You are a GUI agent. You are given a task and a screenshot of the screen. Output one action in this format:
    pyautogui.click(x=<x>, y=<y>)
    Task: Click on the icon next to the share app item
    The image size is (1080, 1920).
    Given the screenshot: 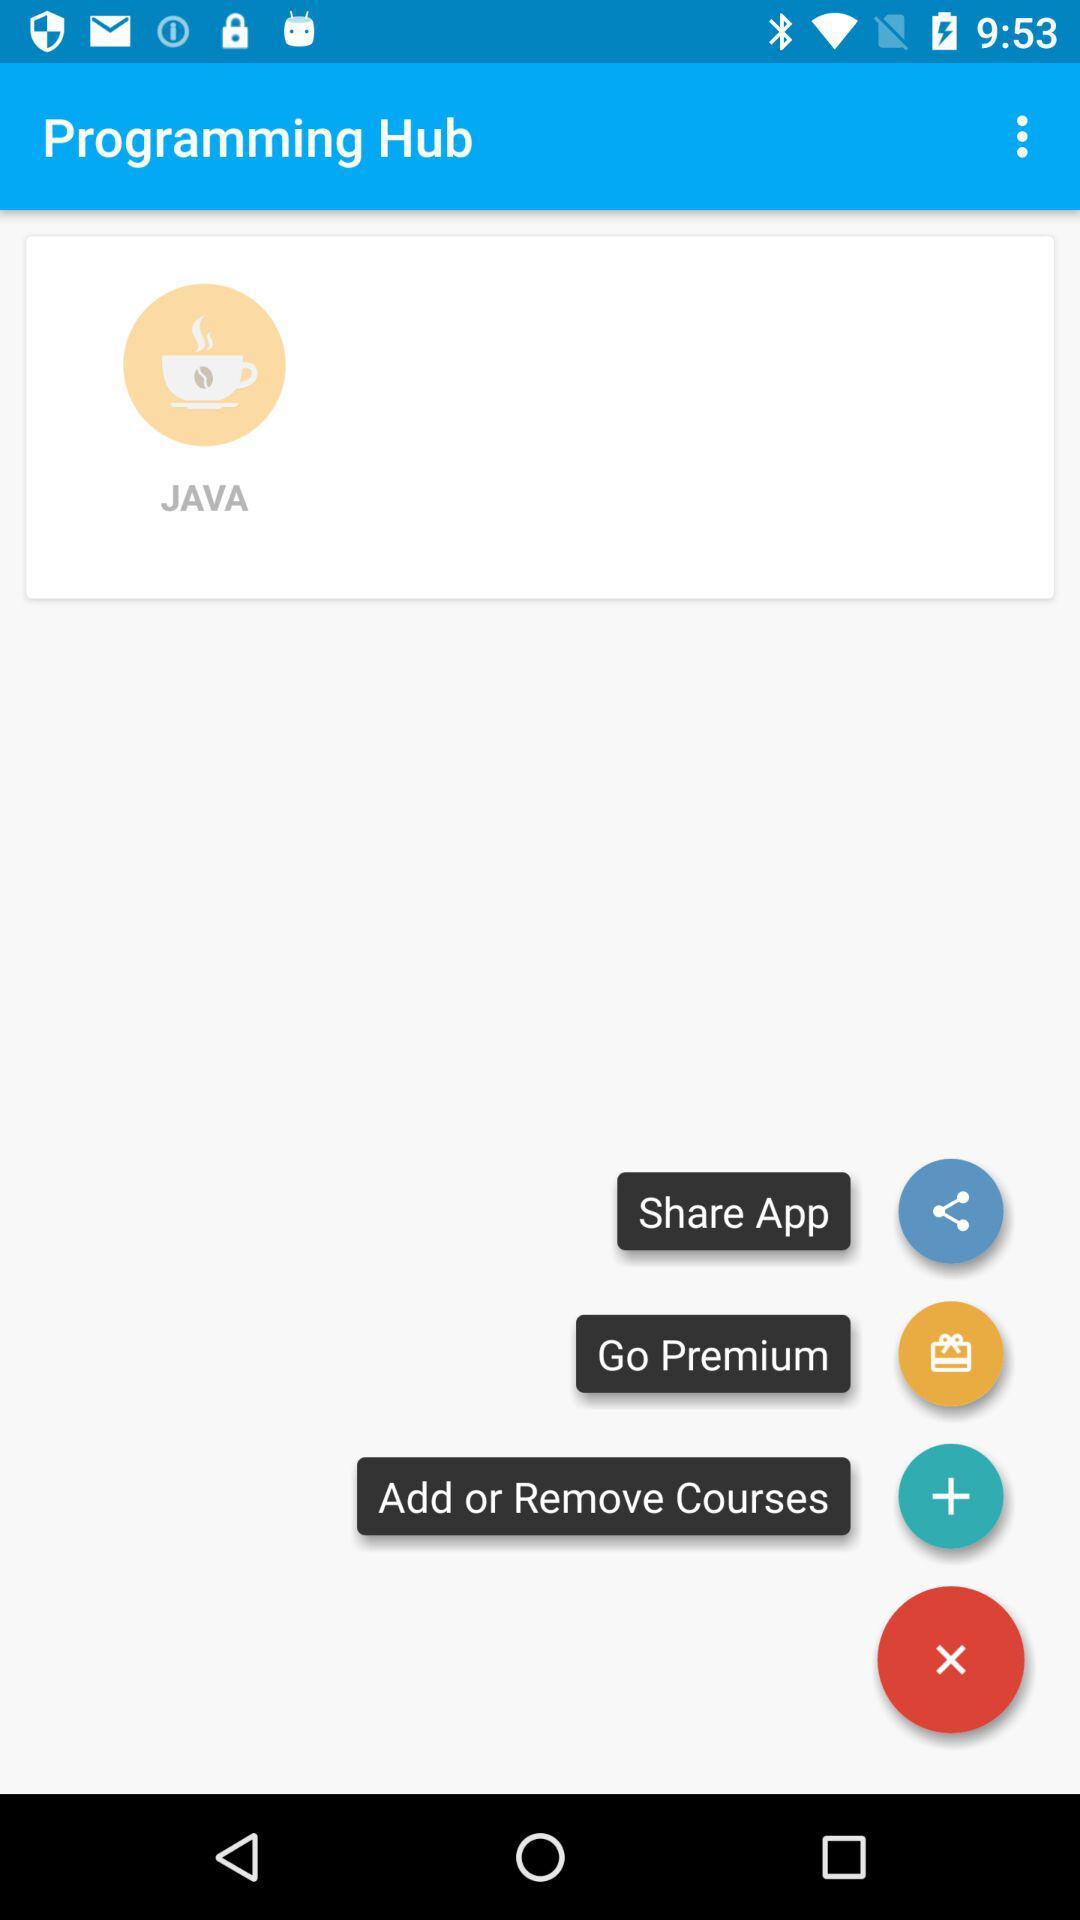 What is the action you would take?
    pyautogui.click(x=950, y=1353)
    